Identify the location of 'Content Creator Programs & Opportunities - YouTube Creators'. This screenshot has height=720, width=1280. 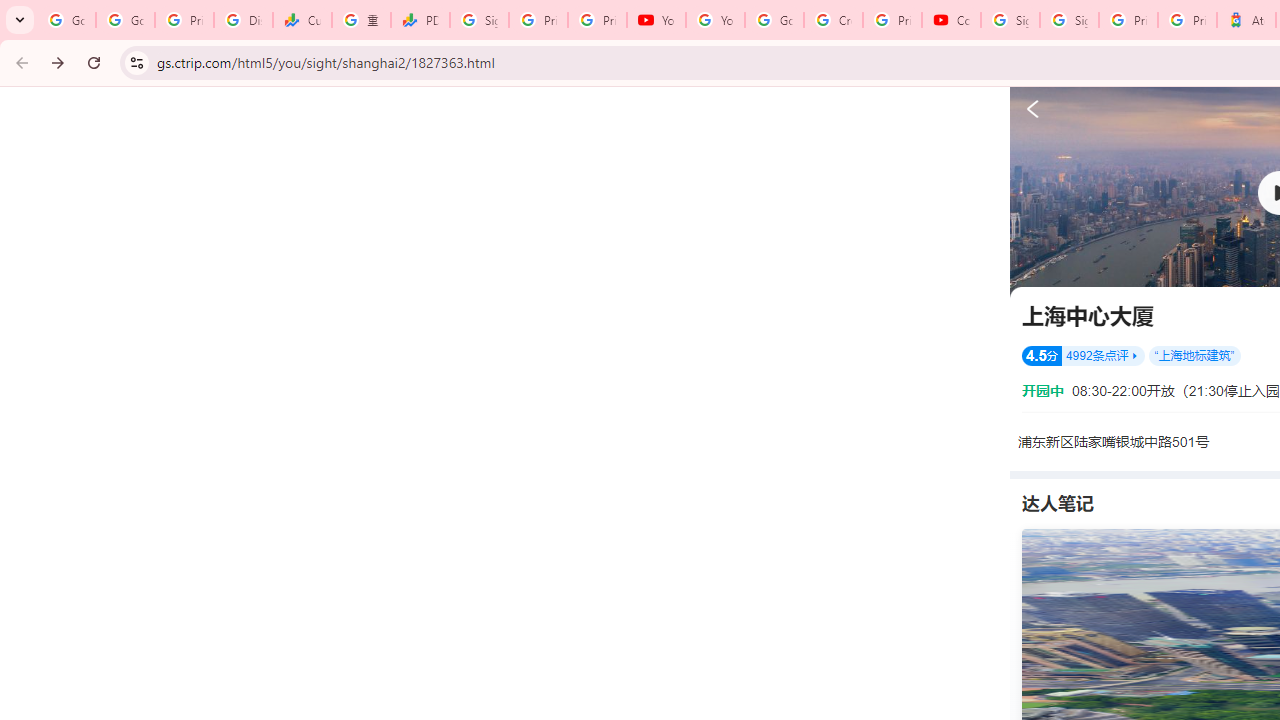
(950, 20).